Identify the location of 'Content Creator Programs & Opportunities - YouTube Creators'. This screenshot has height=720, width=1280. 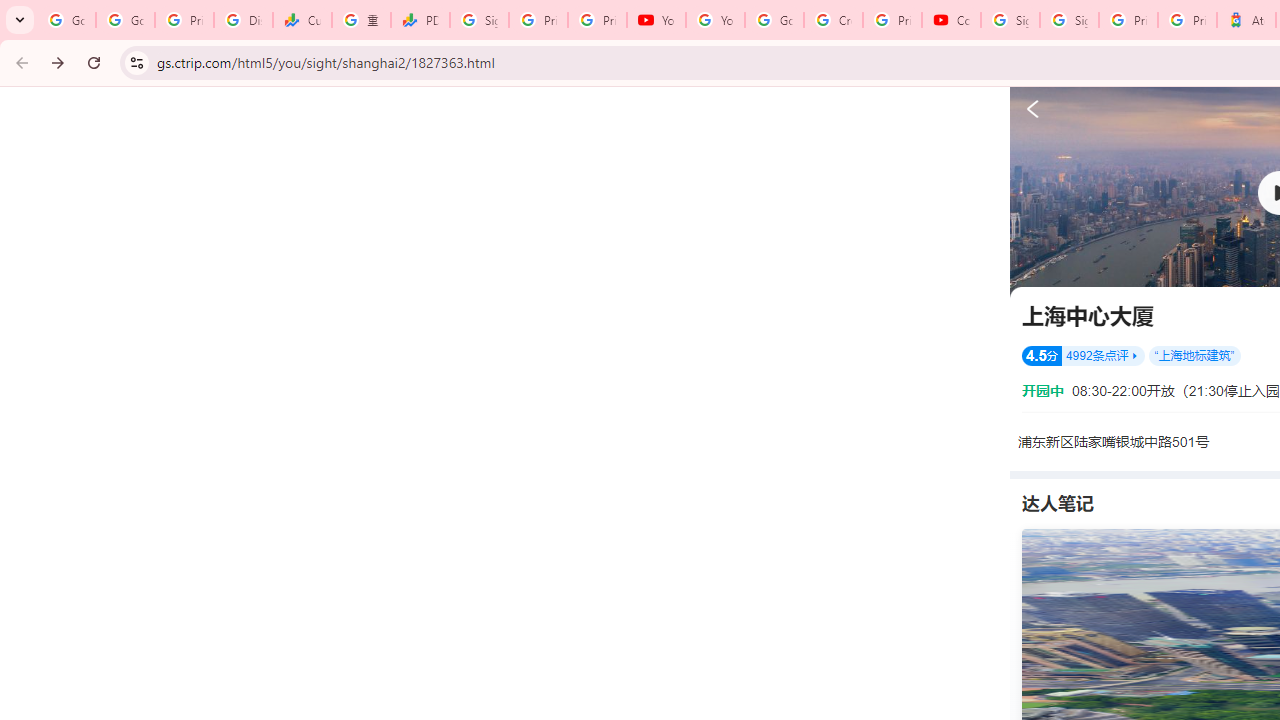
(950, 20).